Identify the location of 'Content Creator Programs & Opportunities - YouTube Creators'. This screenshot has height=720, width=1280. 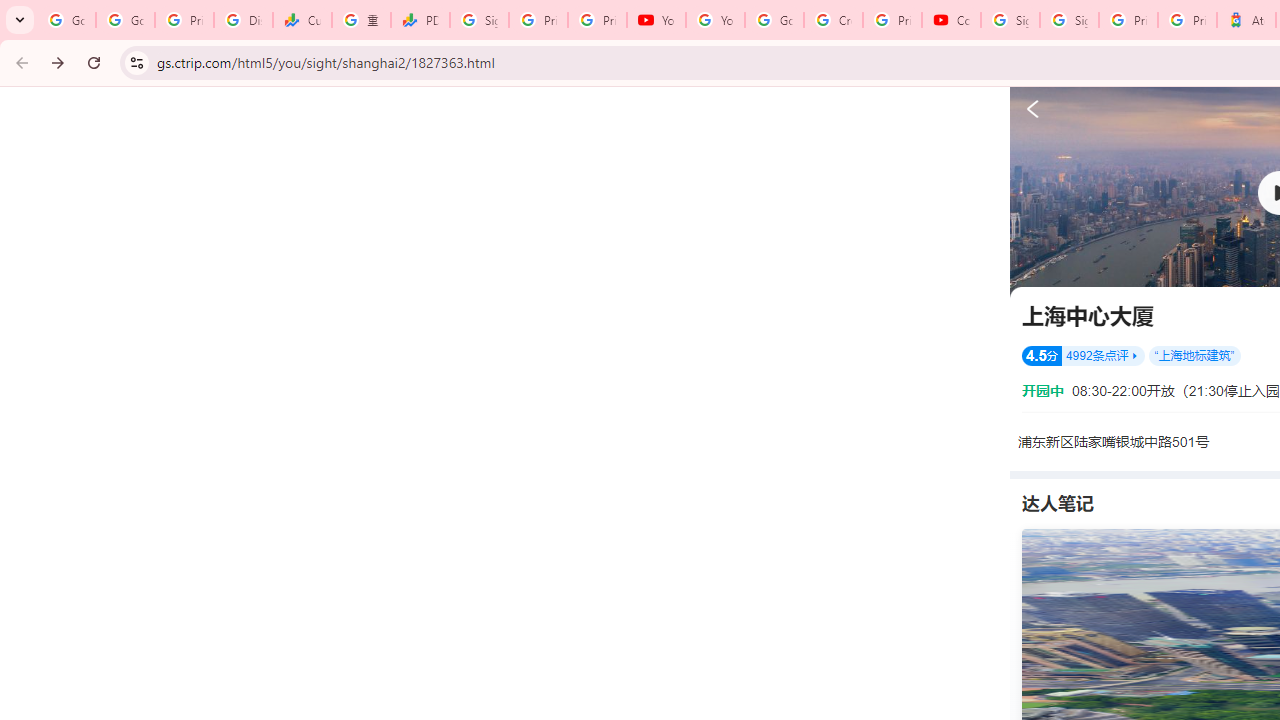
(950, 20).